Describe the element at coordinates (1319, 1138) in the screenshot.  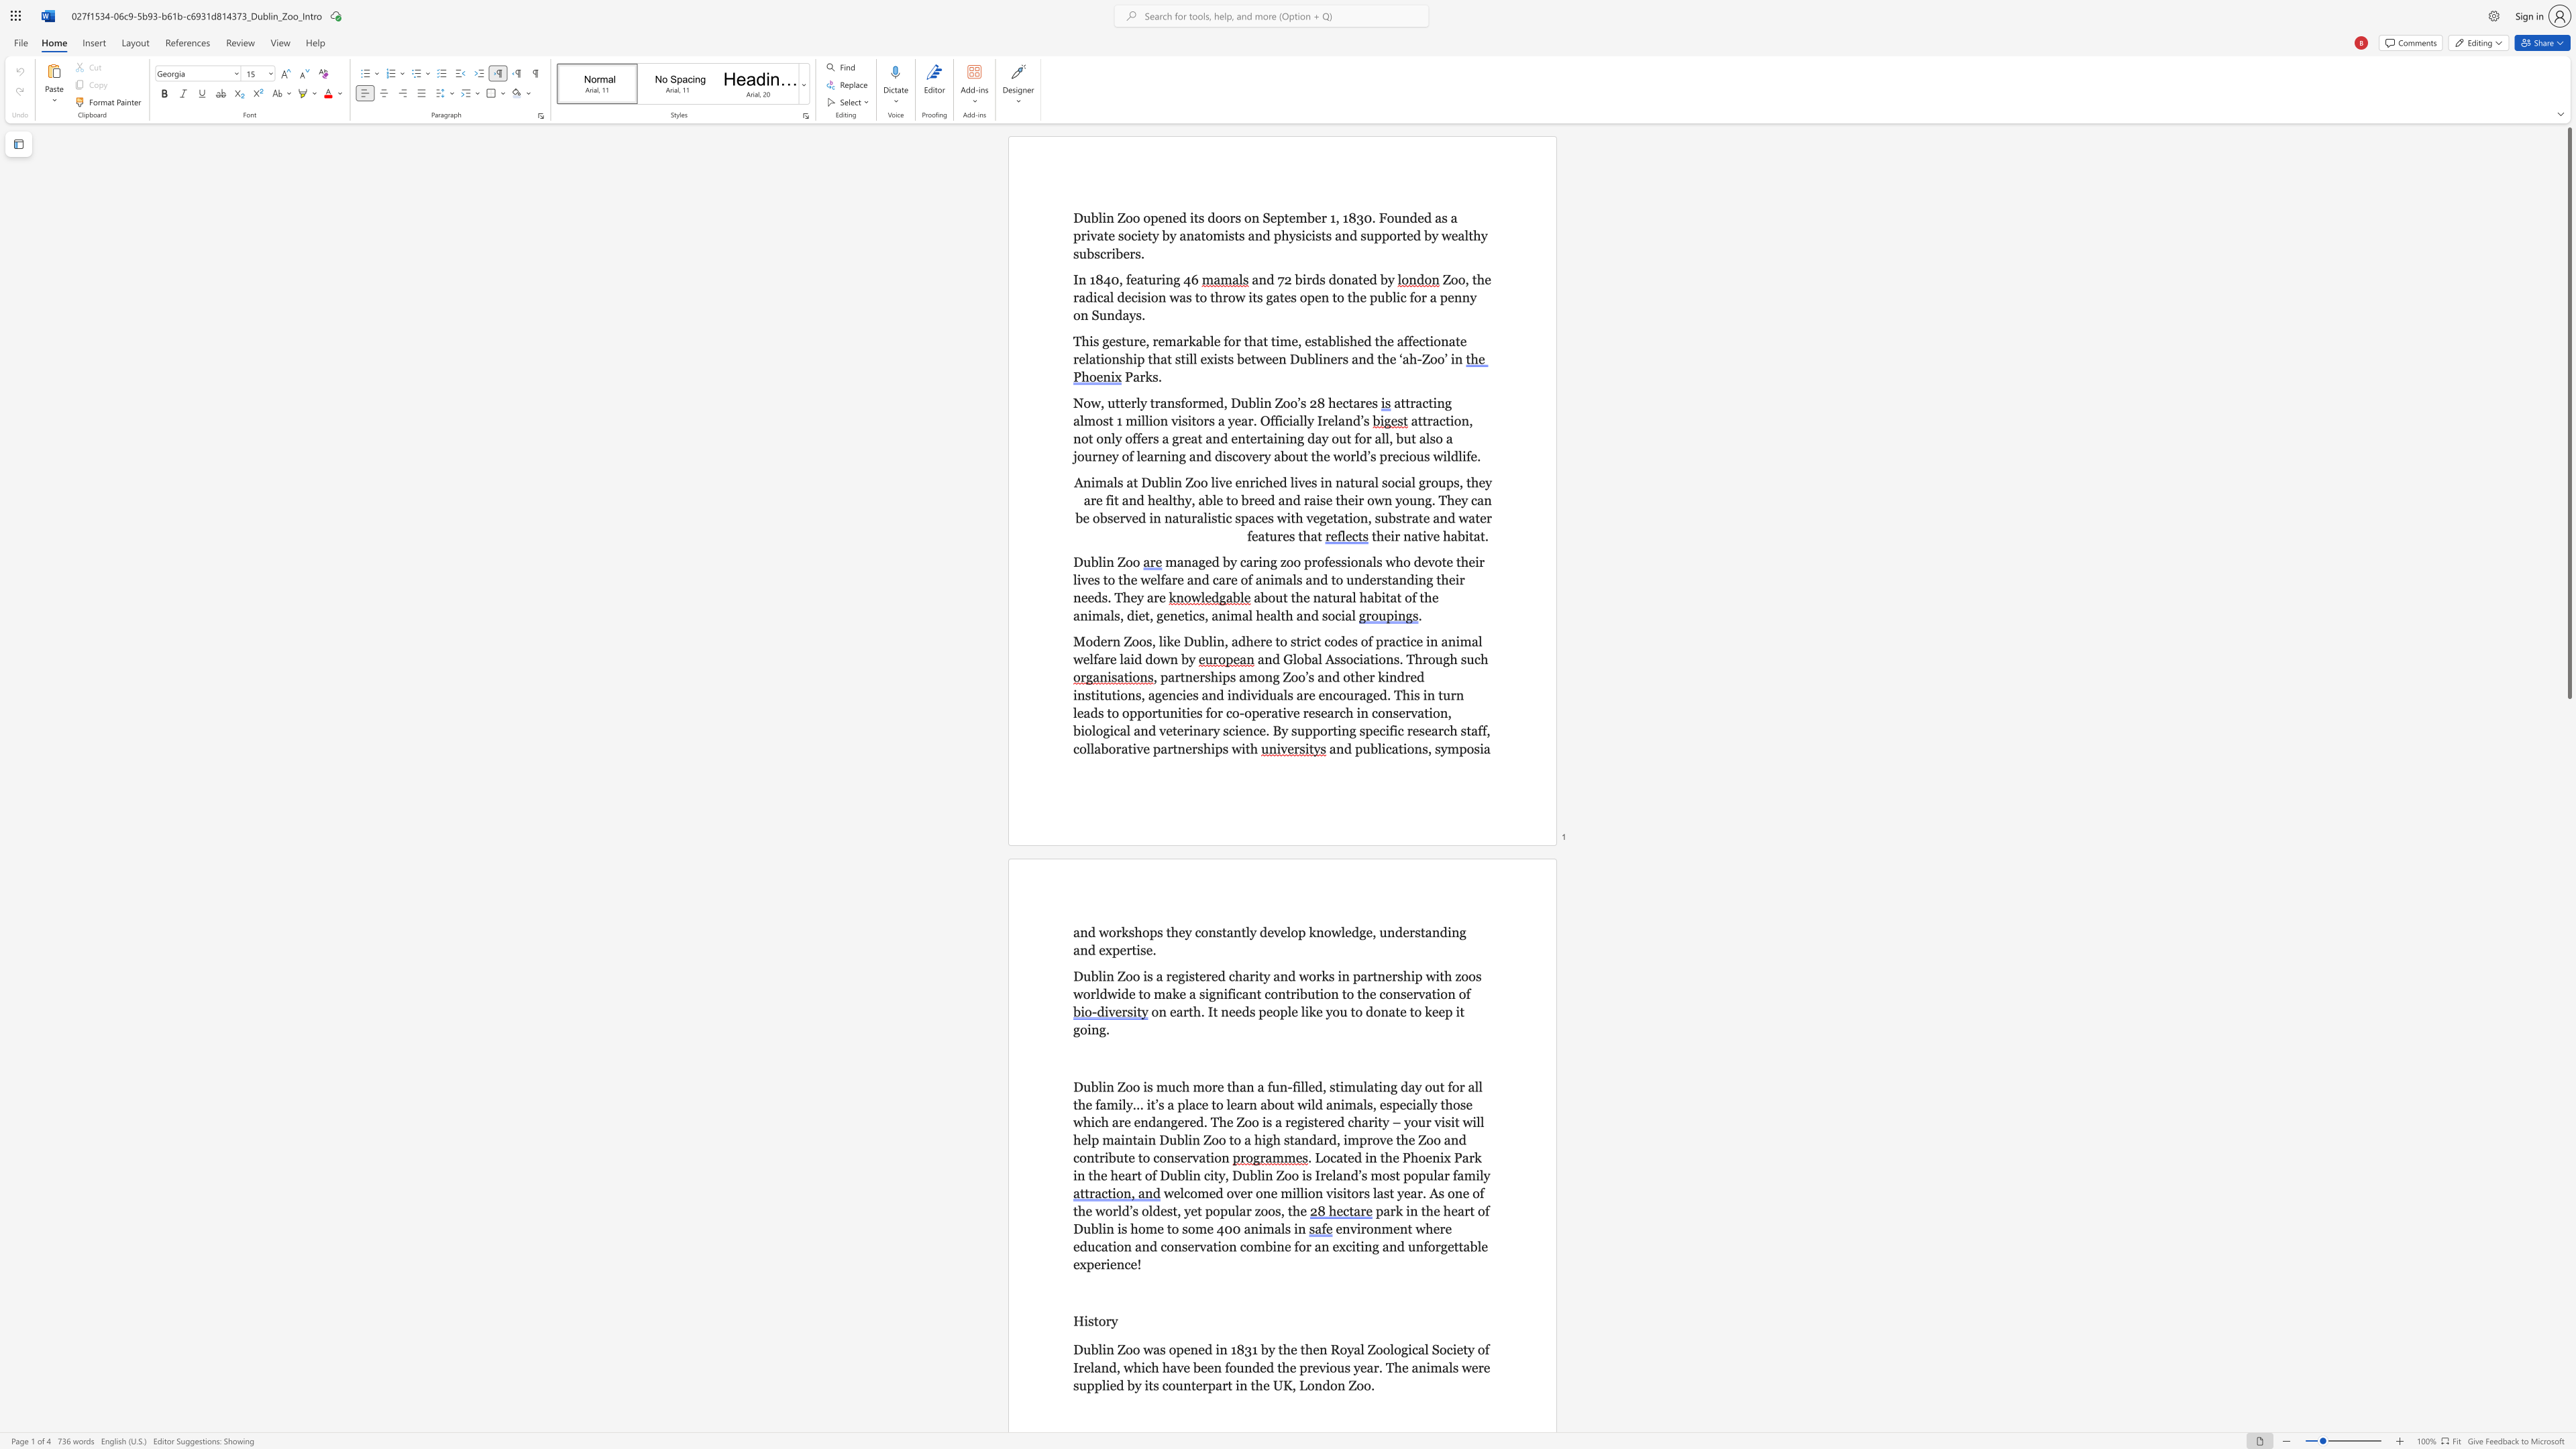
I see `the 3th character "a" in the text` at that location.